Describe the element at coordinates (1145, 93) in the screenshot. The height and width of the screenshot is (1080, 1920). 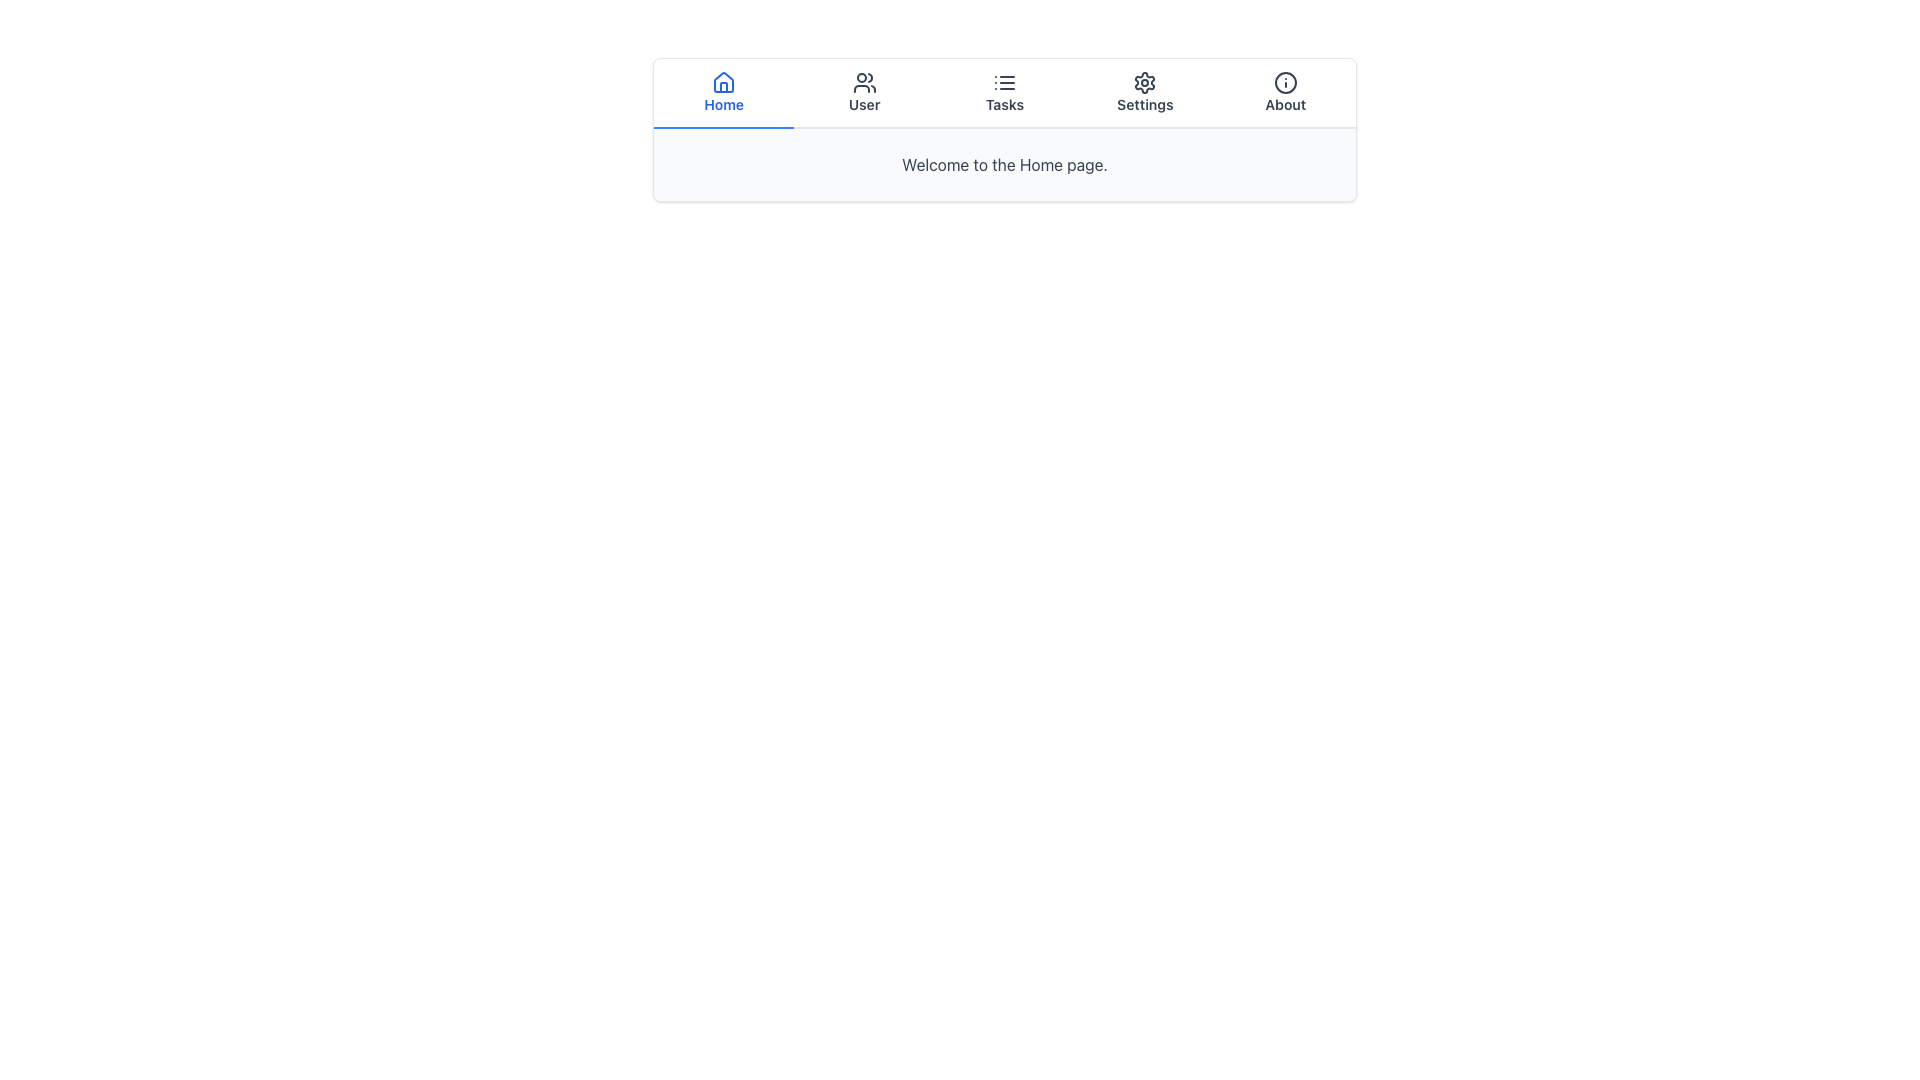
I see `the 'Settings' Navigation Tab, which is the fourth item in the horizontal menu bar` at that location.